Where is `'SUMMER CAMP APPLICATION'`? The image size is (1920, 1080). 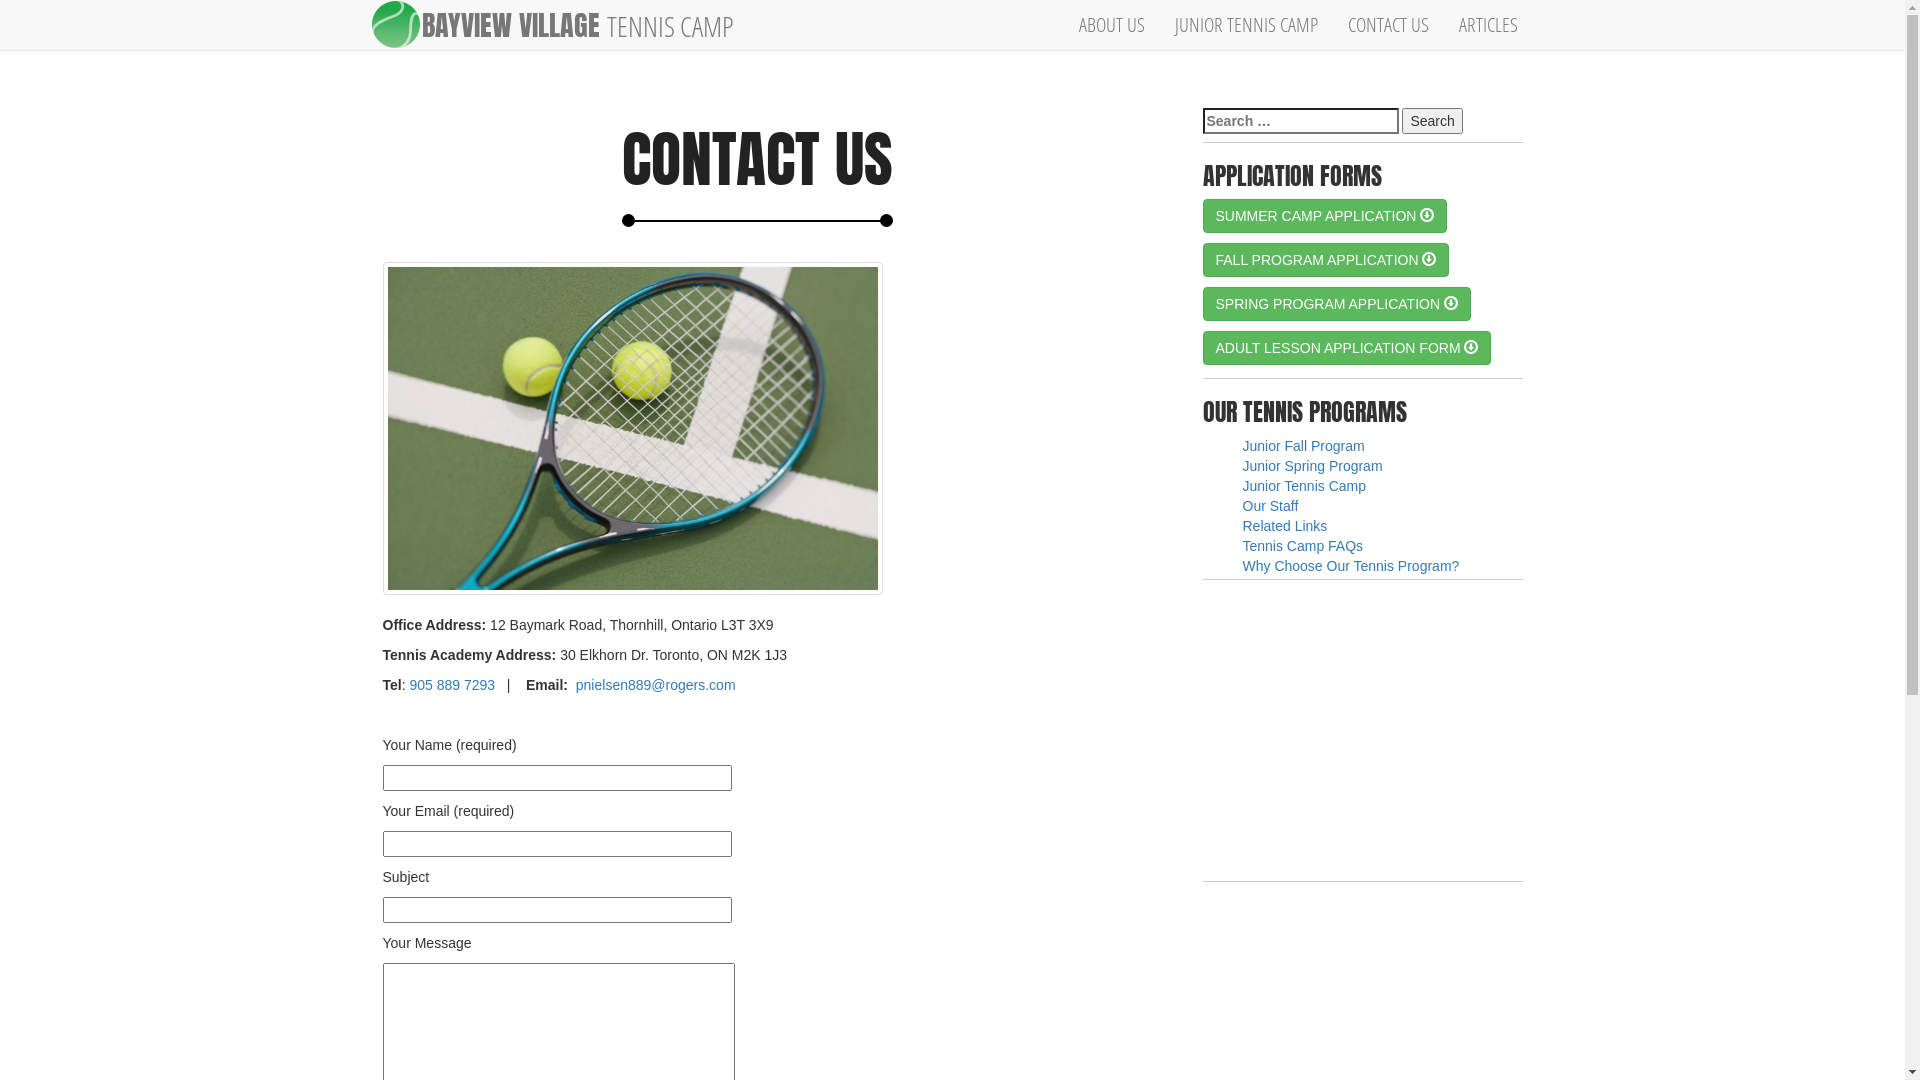
'SUMMER CAMP APPLICATION' is located at coordinates (1324, 216).